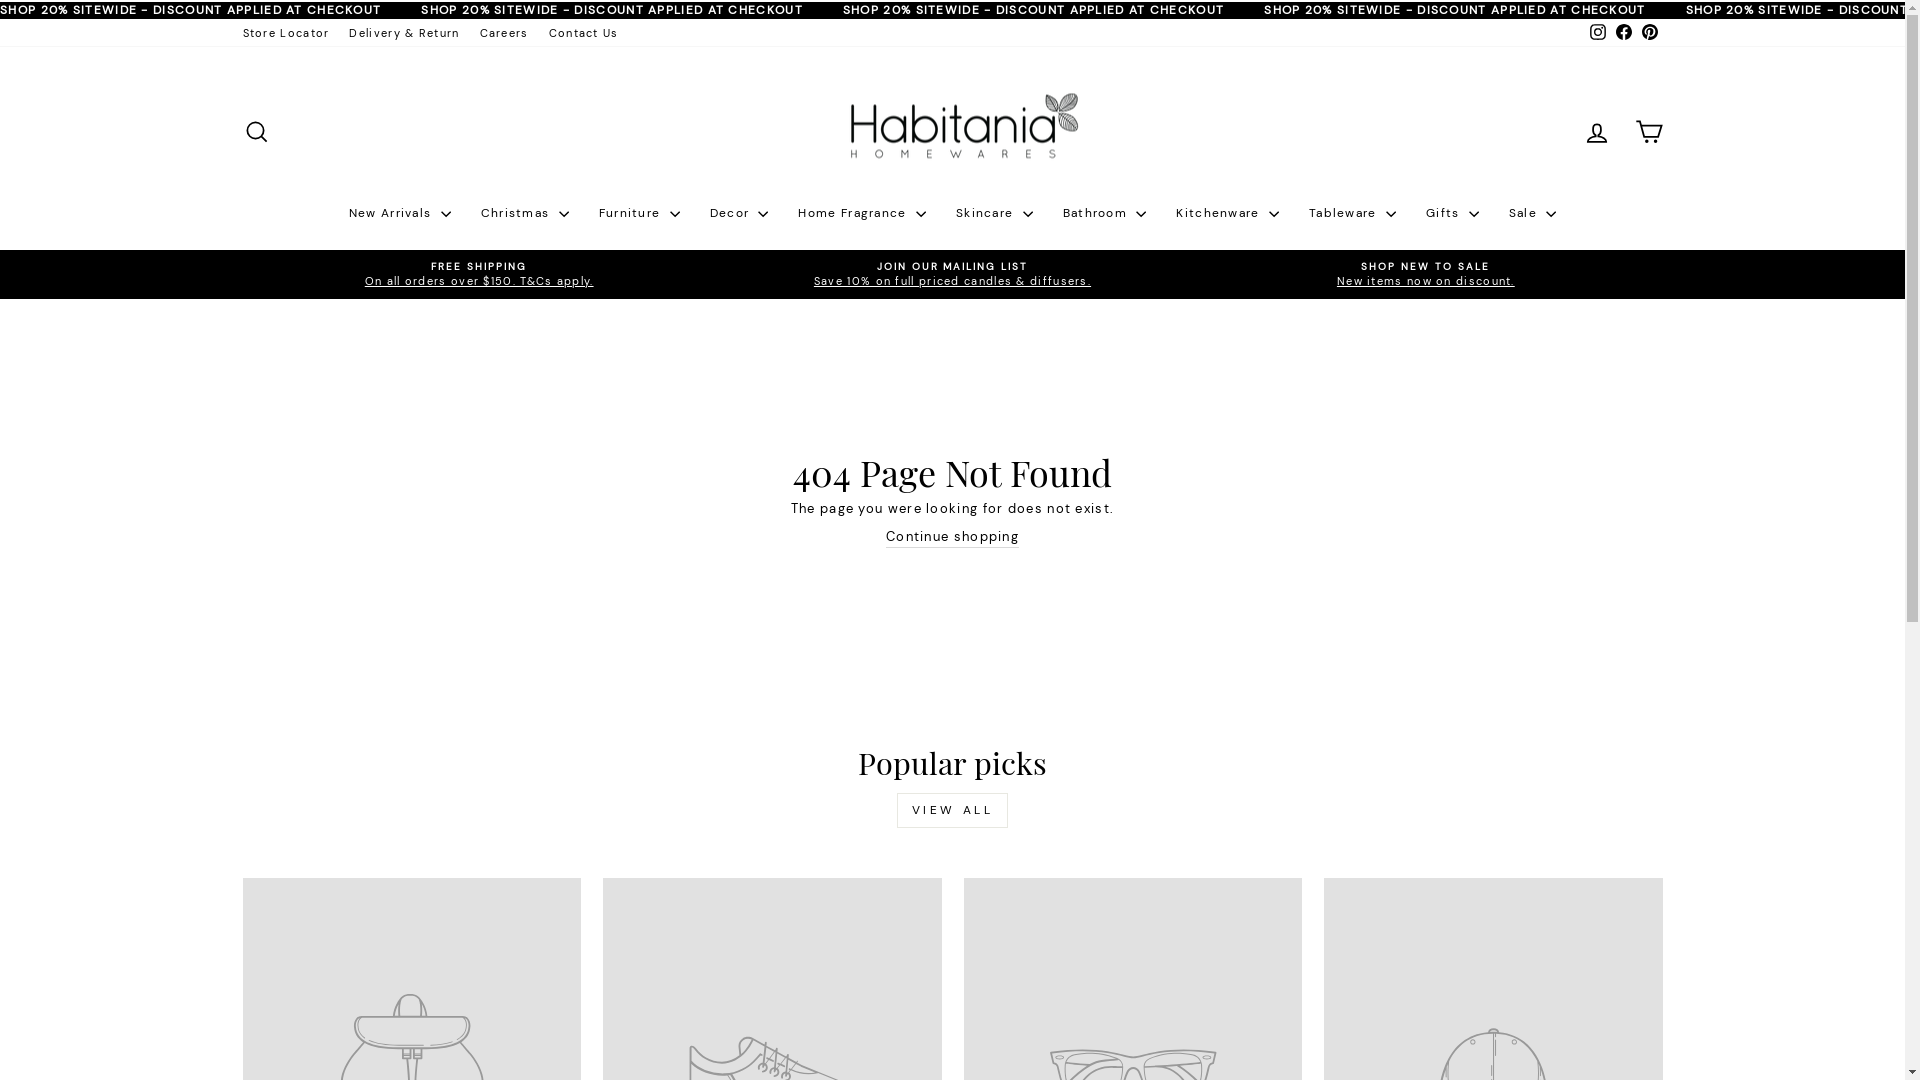 Image resolution: width=1920 pixels, height=1080 pixels. I want to click on 'Pinterest', so click(1649, 34).